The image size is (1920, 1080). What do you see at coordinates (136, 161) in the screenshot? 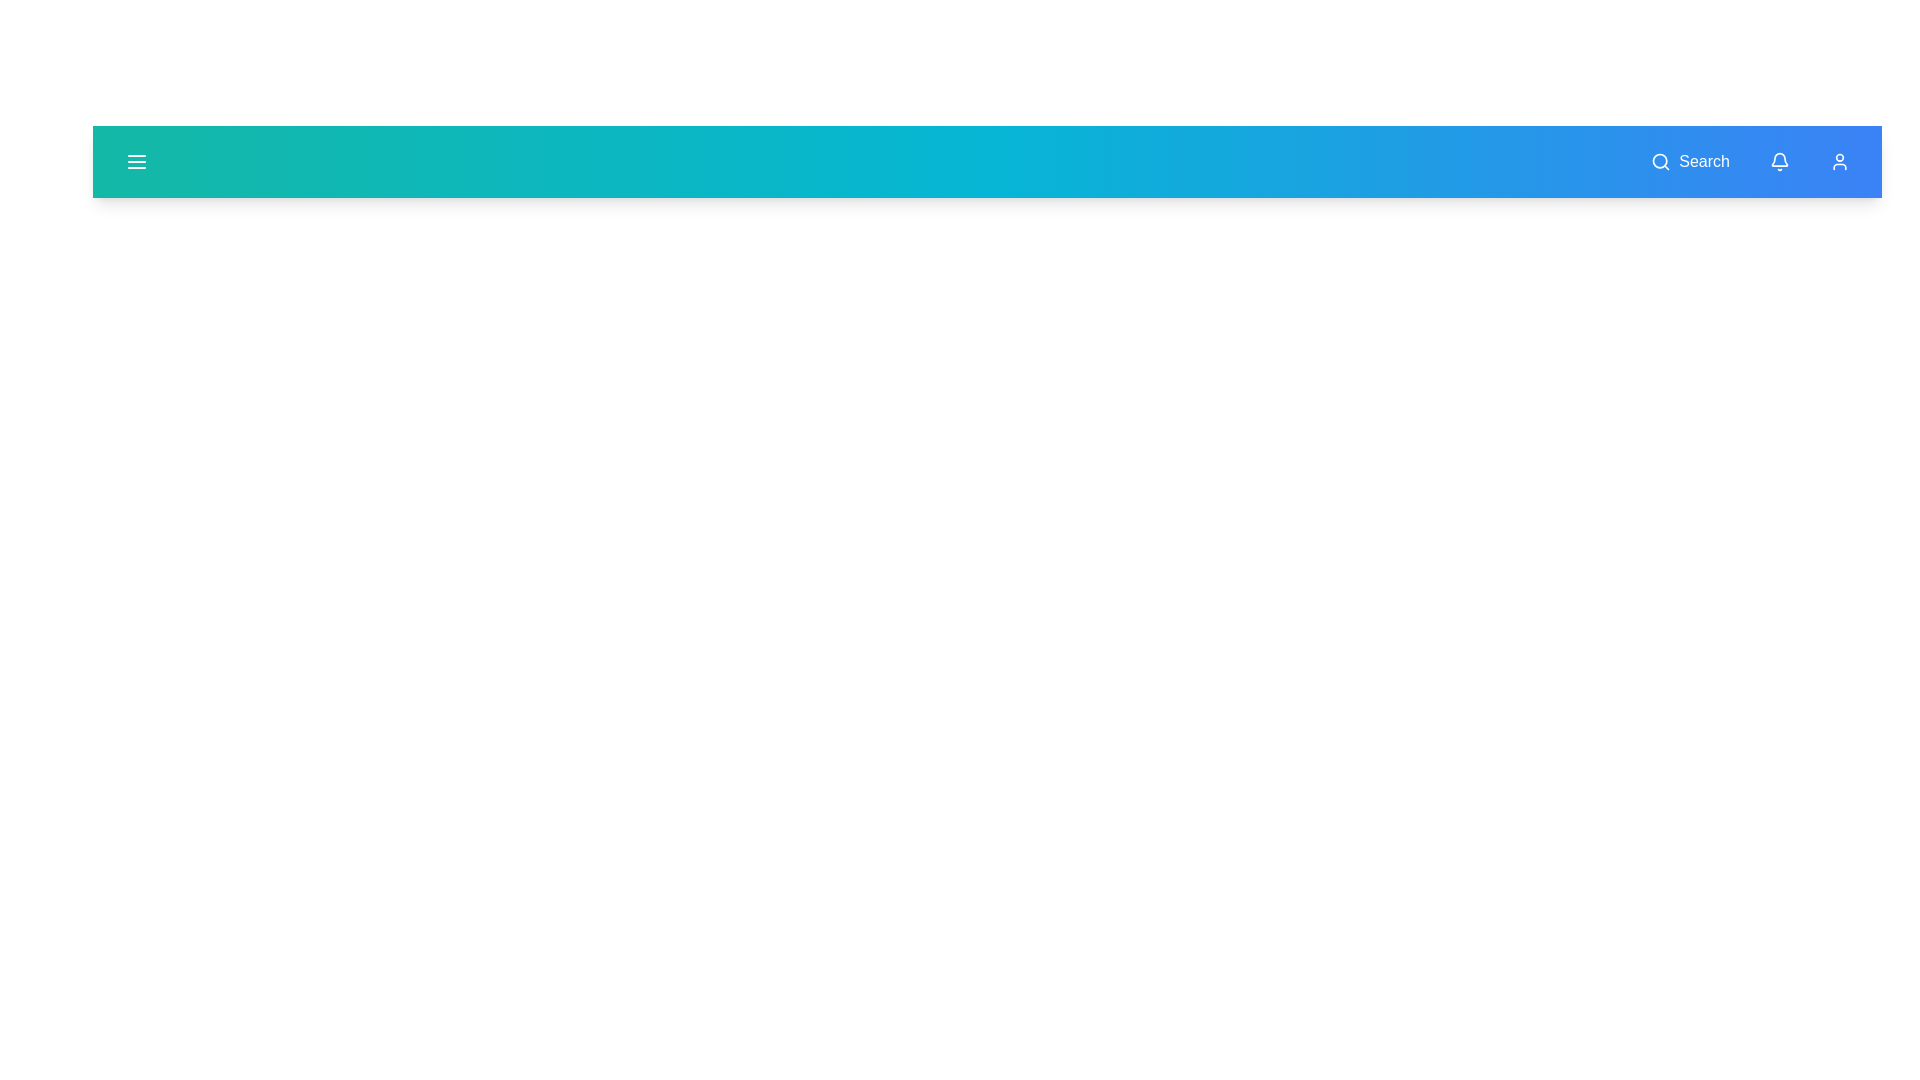
I see `the menu button to open the menu` at bounding box center [136, 161].